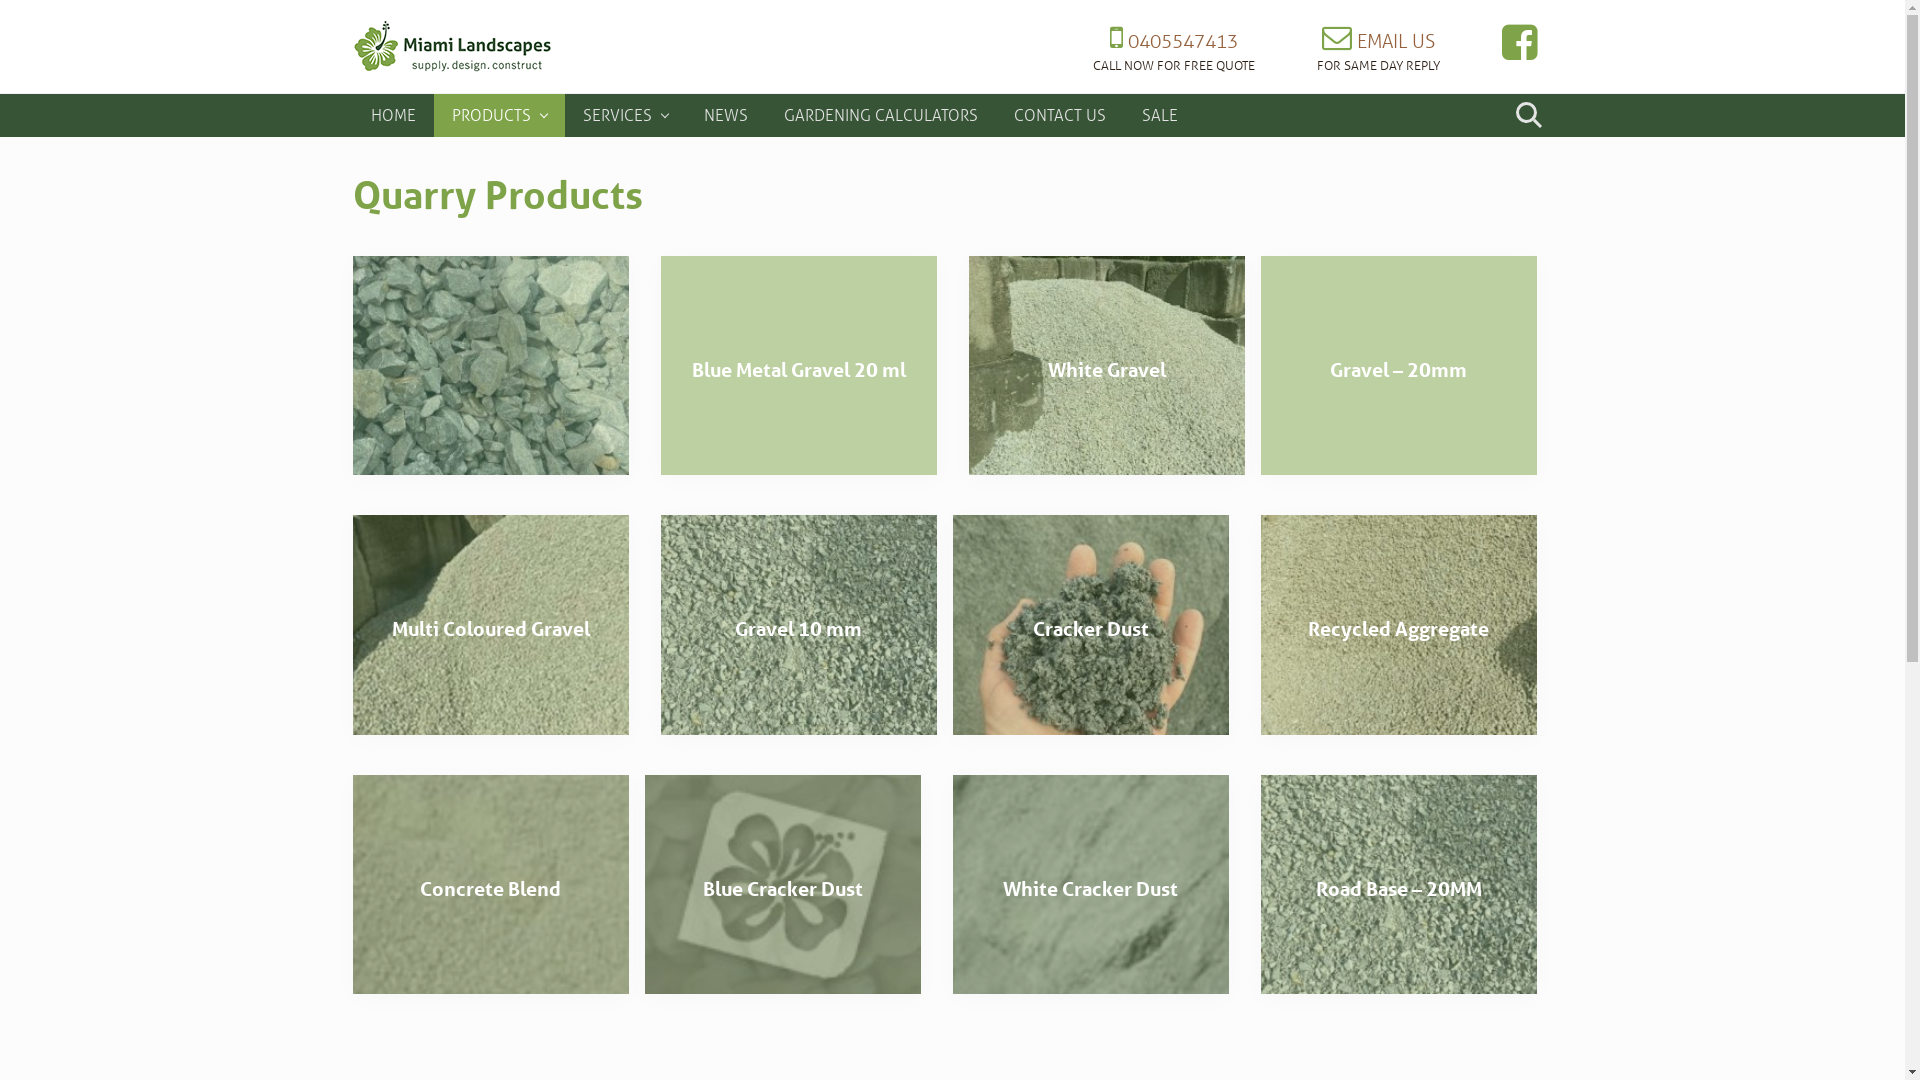 The height and width of the screenshot is (1080, 1920). Describe the element at coordinates (392, 115) in the screenshot. I see `'HOME'` at that location.